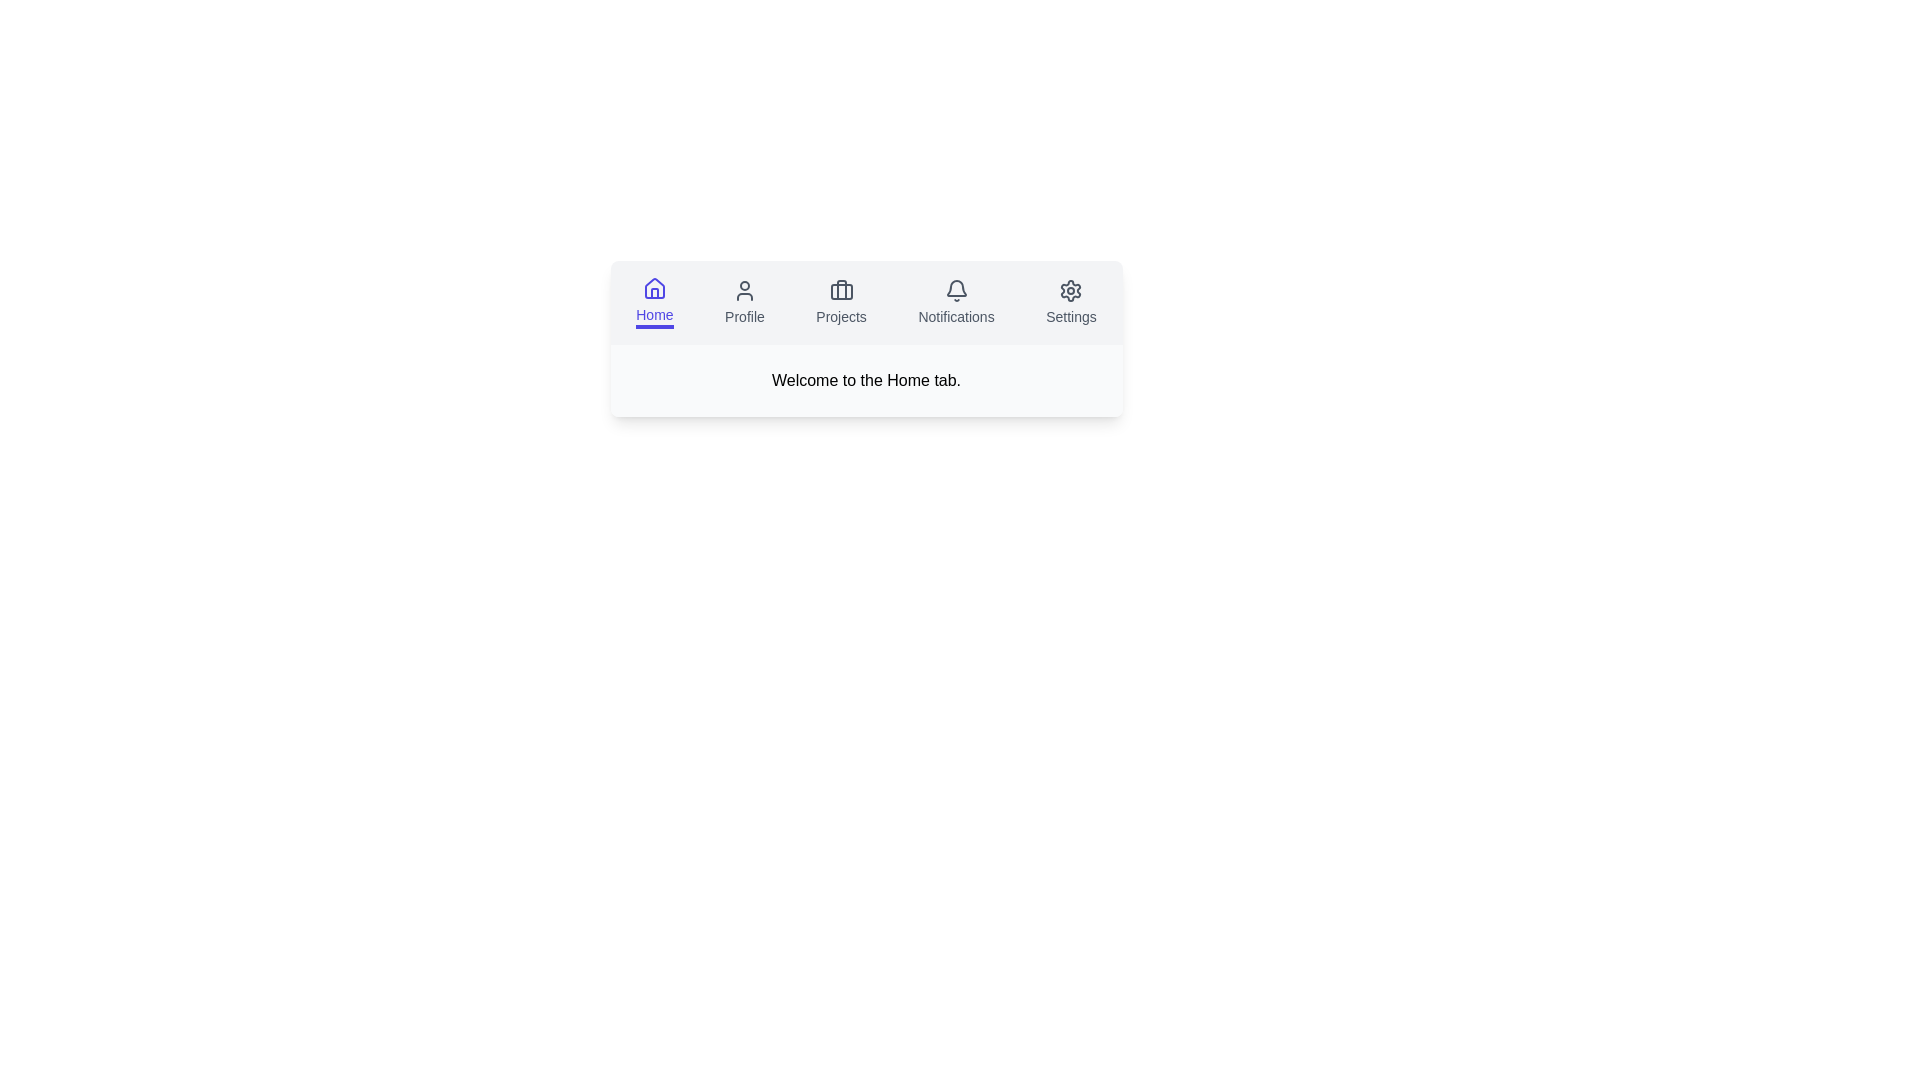 The width and height of the screenshot is (1920, 1080). What do you see at coordinates (743, 290) in the screenshot?
I see `the user profile icon, which is the second icon in the navigation bar` at bounding box center [743, 290].